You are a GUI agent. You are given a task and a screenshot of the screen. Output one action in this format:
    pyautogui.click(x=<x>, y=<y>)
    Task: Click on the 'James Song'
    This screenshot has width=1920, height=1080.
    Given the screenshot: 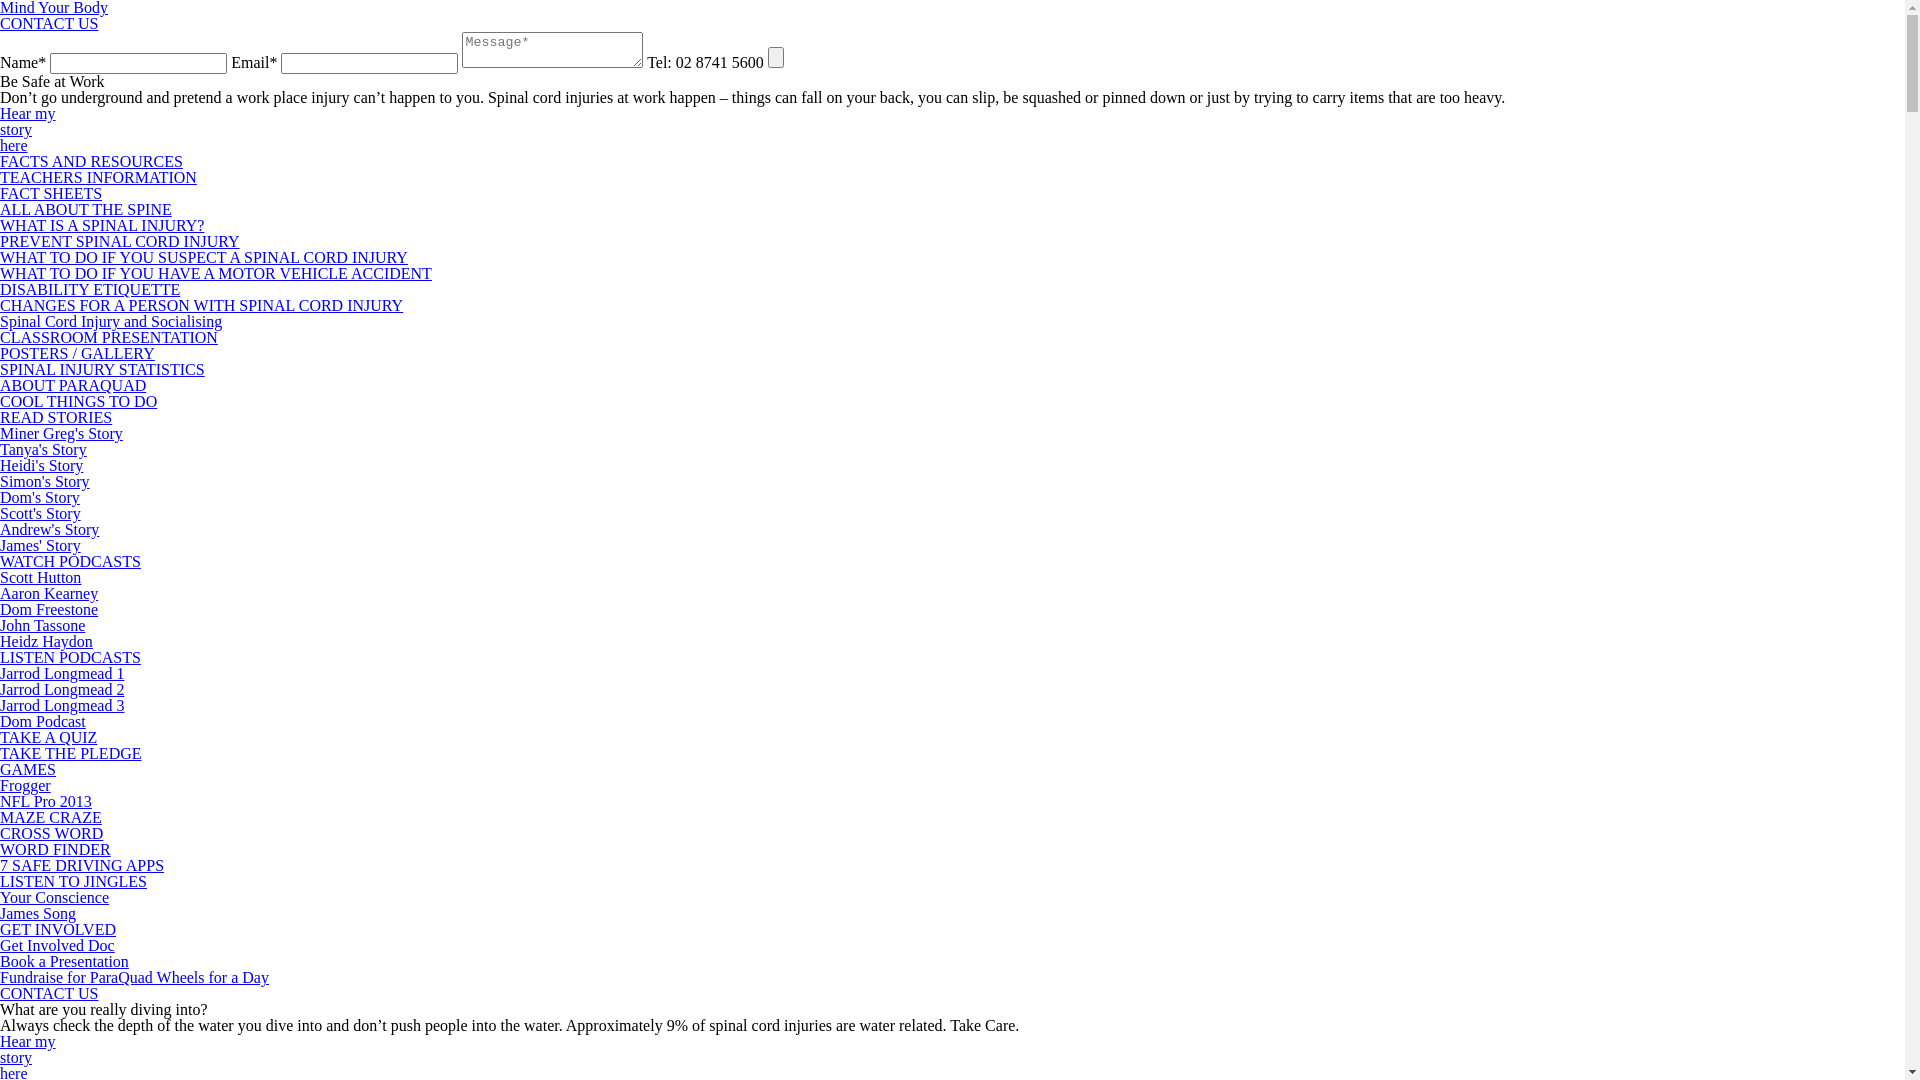 What is the action you would take?
    pyautogui.click(x=0, y=913)
    